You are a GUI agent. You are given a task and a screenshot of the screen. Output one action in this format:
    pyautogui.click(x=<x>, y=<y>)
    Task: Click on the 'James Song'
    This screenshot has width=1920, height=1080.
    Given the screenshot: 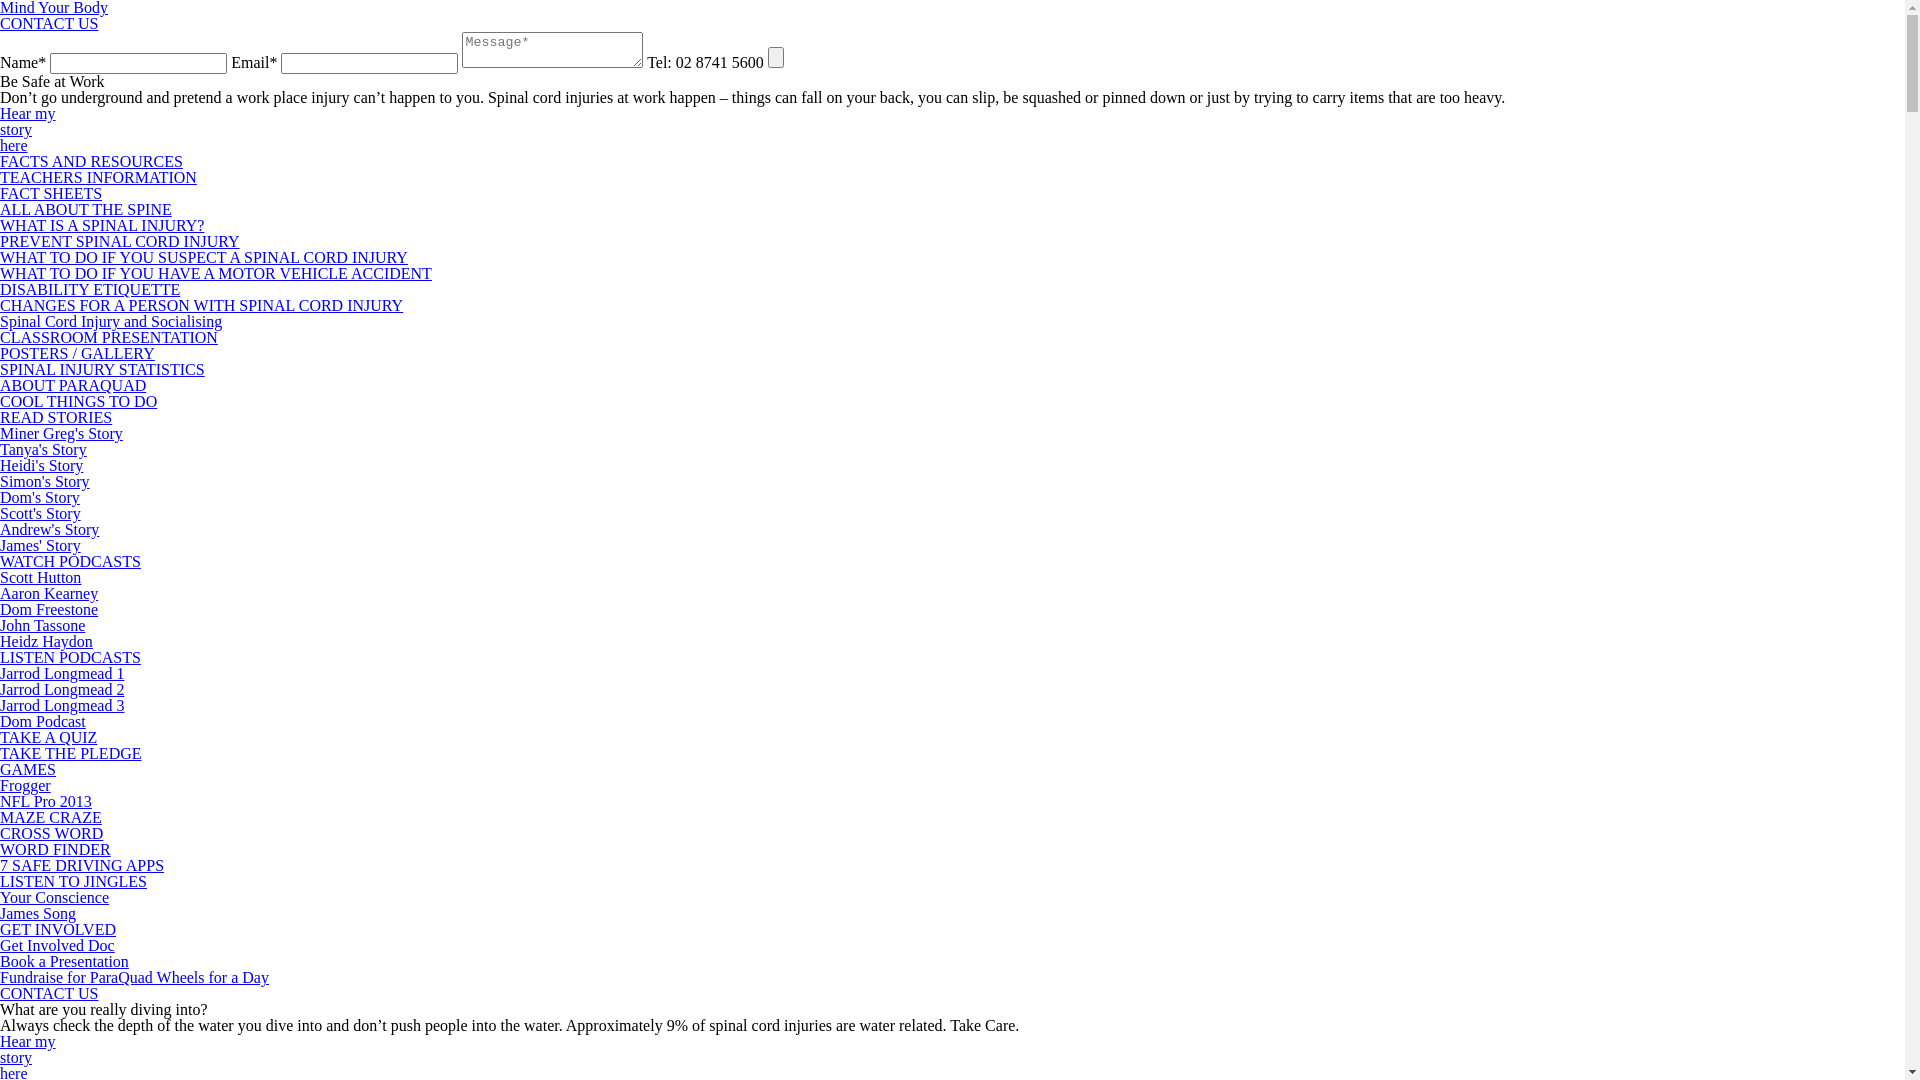 What is the action you would take?
    pyautogui.click(x=0, y=913)
    